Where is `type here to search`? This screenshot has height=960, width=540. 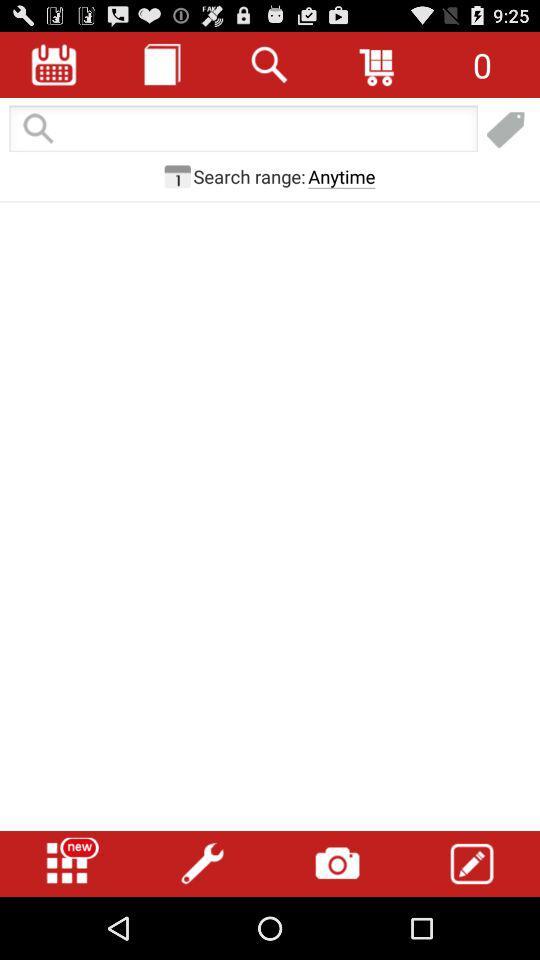
type here to search is located at coordinates (243, 129).